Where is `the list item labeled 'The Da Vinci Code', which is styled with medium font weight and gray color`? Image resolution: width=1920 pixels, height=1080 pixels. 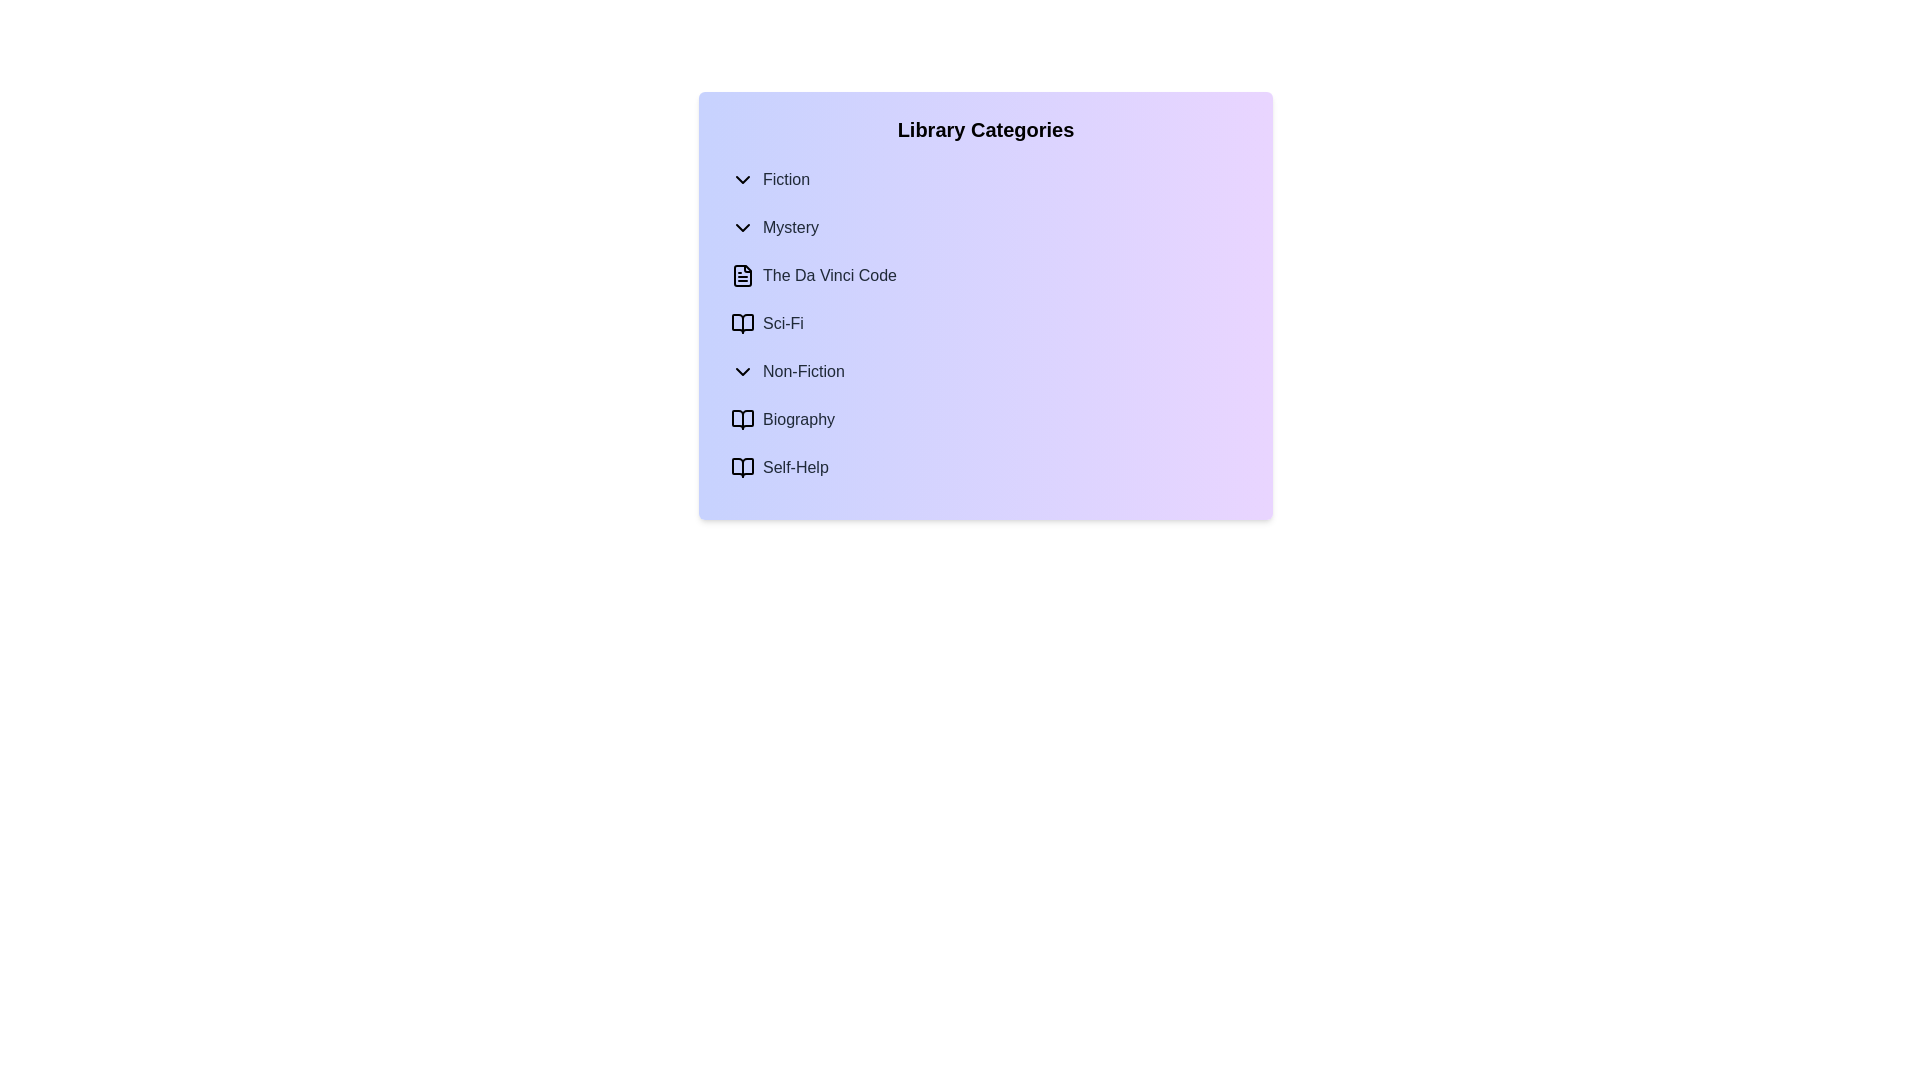 the list item labeled 'The Da Vinci Code', which is styled with medium font weight and gray color is located at coordinates (985, 276).